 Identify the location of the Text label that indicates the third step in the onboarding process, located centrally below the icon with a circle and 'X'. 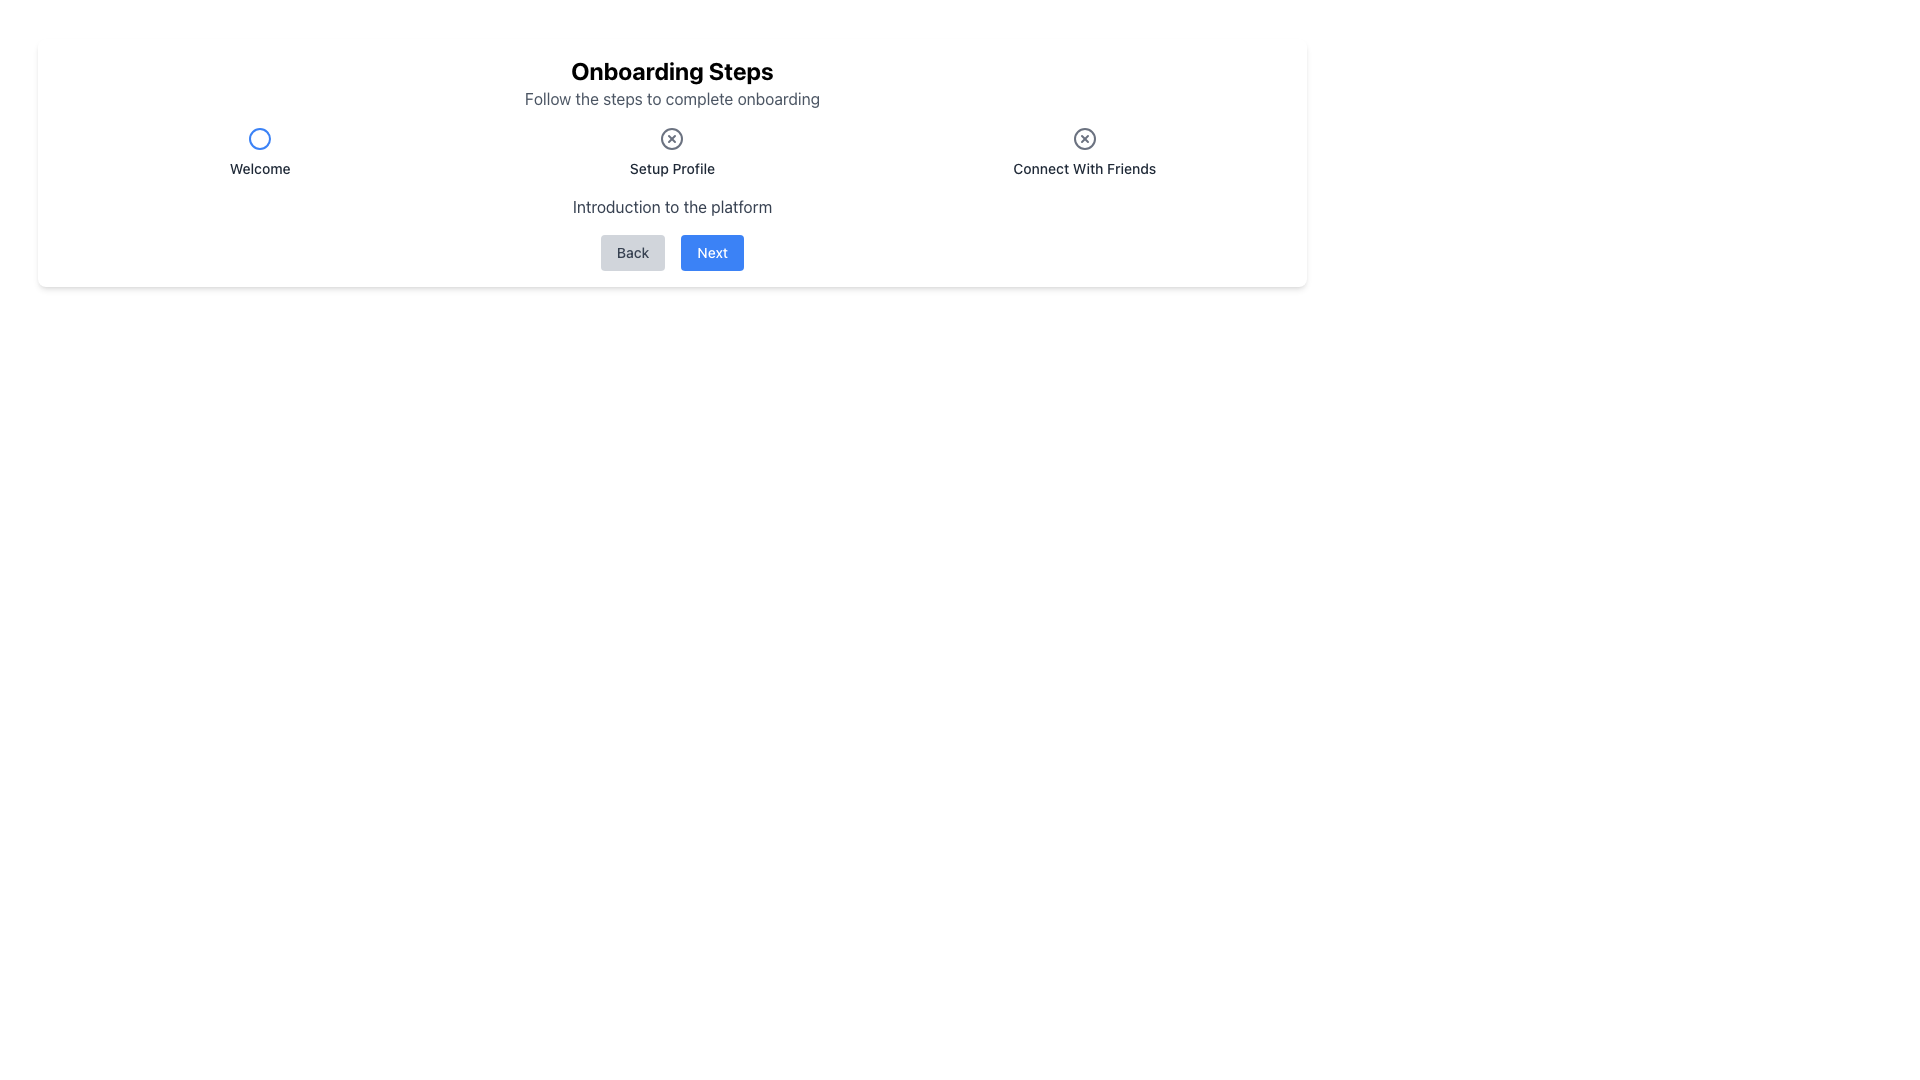
(1083, 168).